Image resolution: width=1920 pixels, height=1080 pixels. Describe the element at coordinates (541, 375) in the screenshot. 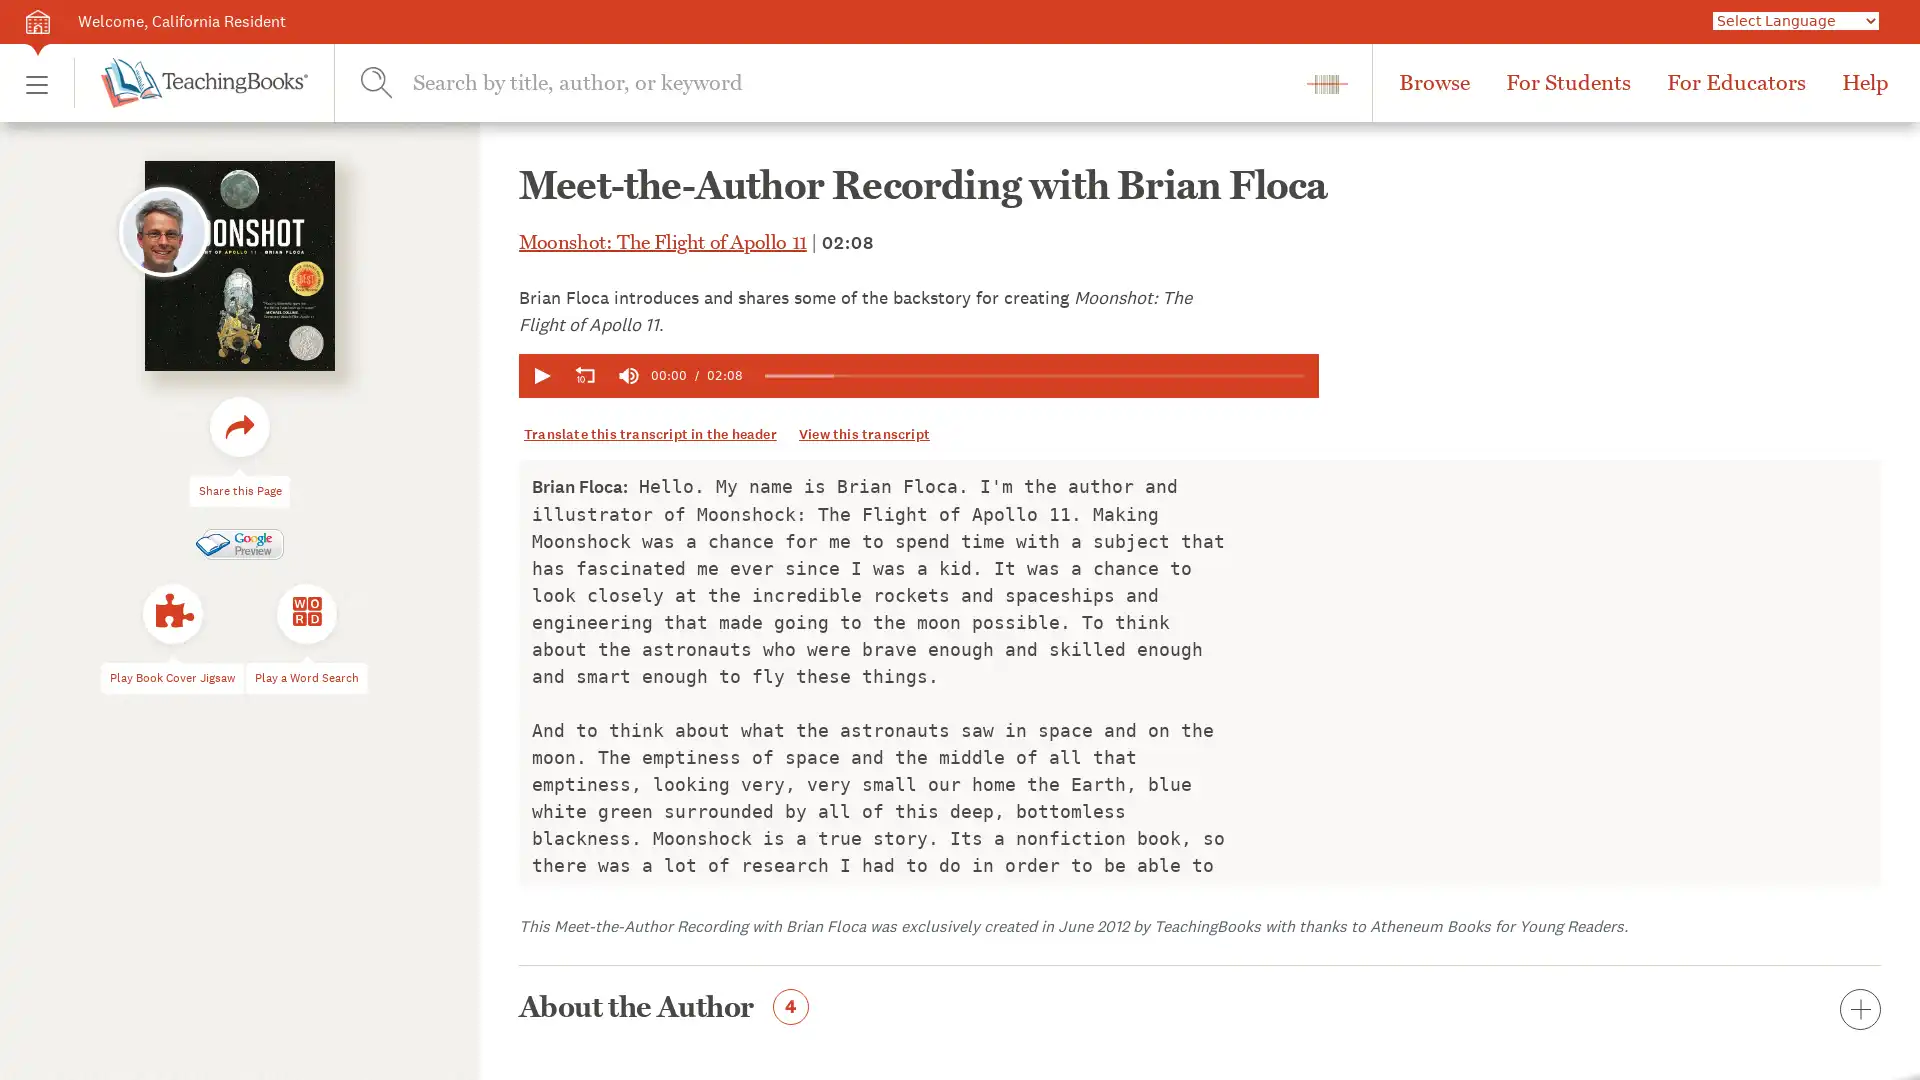

I see `Play` at that location.